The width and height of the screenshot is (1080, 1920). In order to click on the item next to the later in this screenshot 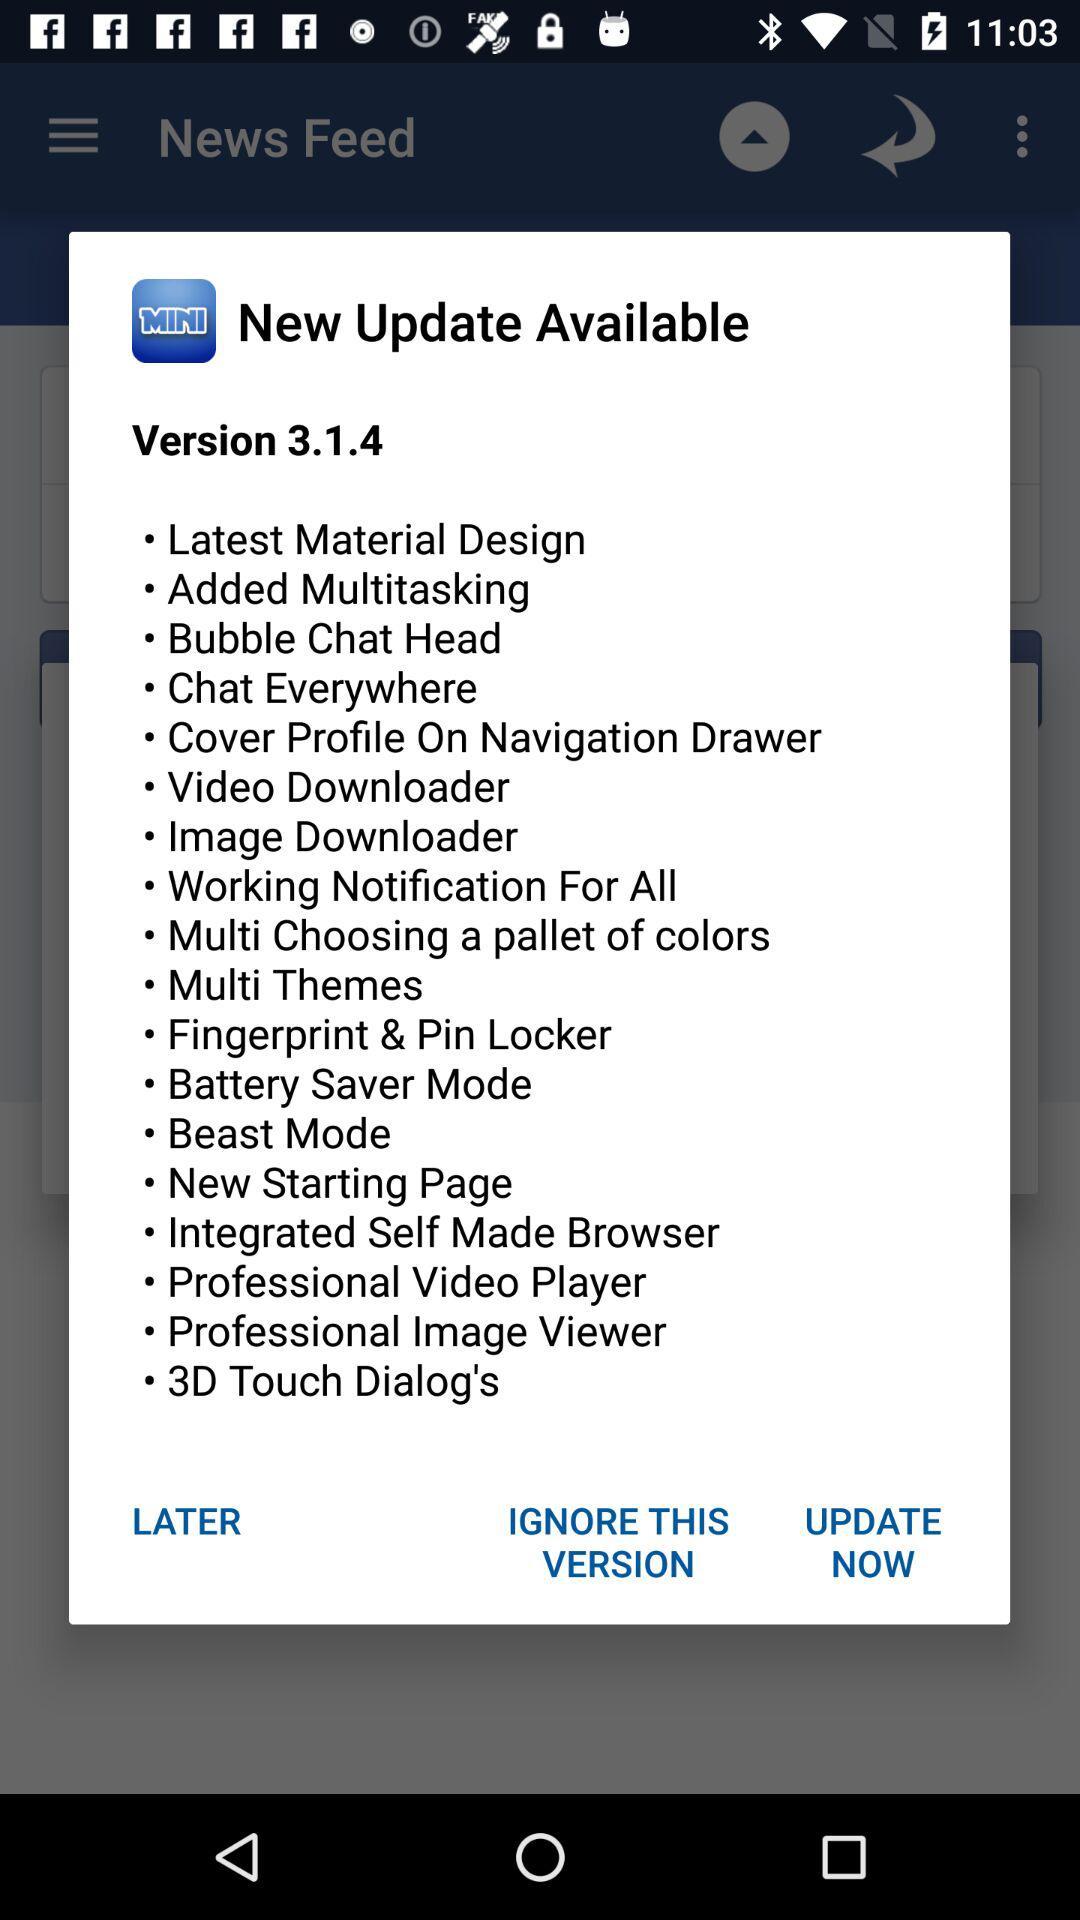, I will do `click(618, 1540)`.